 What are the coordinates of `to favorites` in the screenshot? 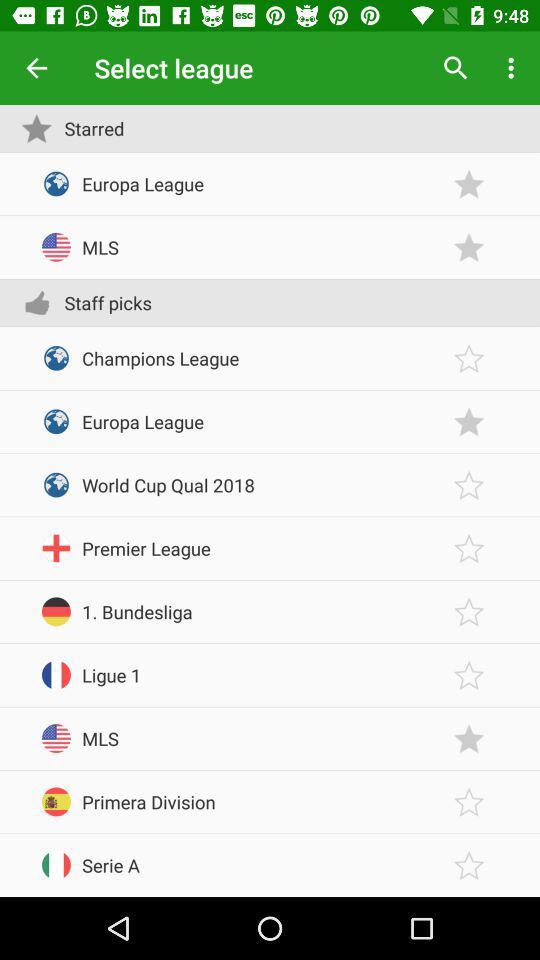 It's located at (469, 246).